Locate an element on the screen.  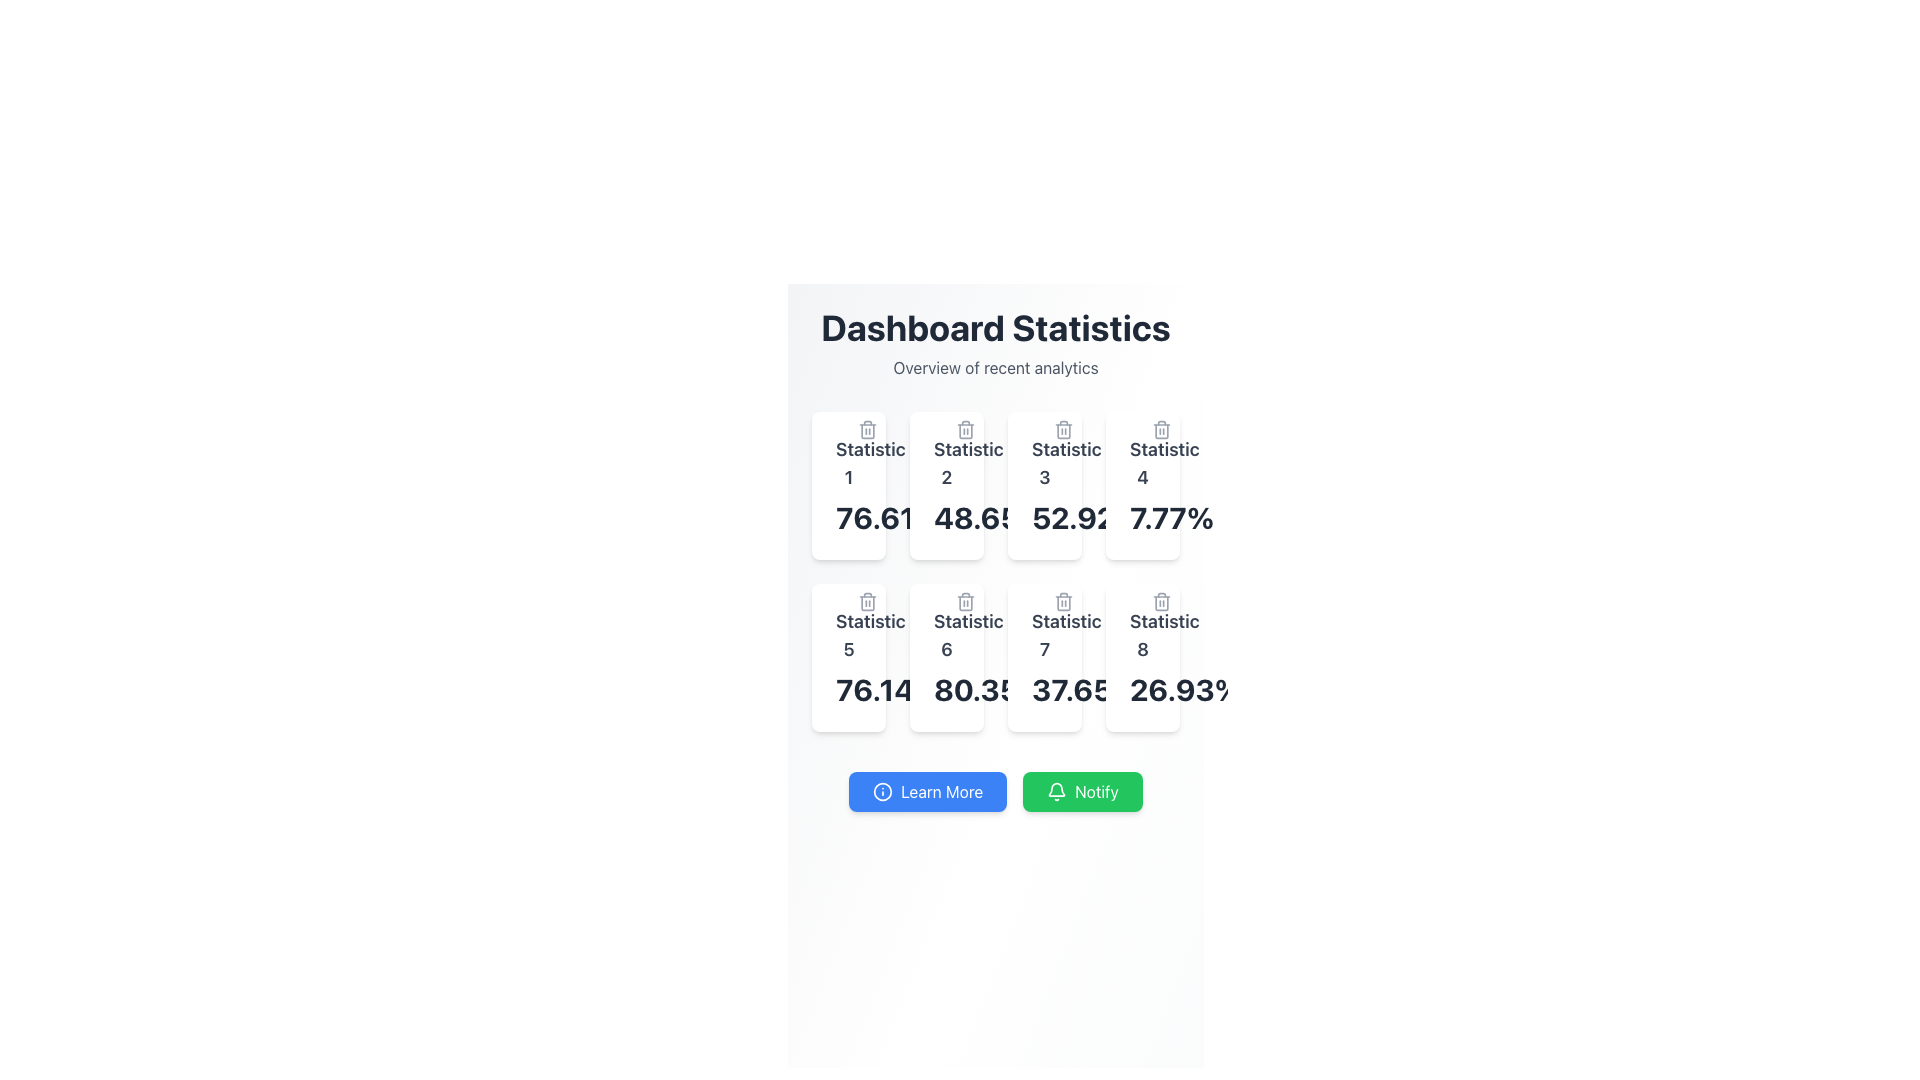
the Trash icon located is located at coordinates (965, 600).